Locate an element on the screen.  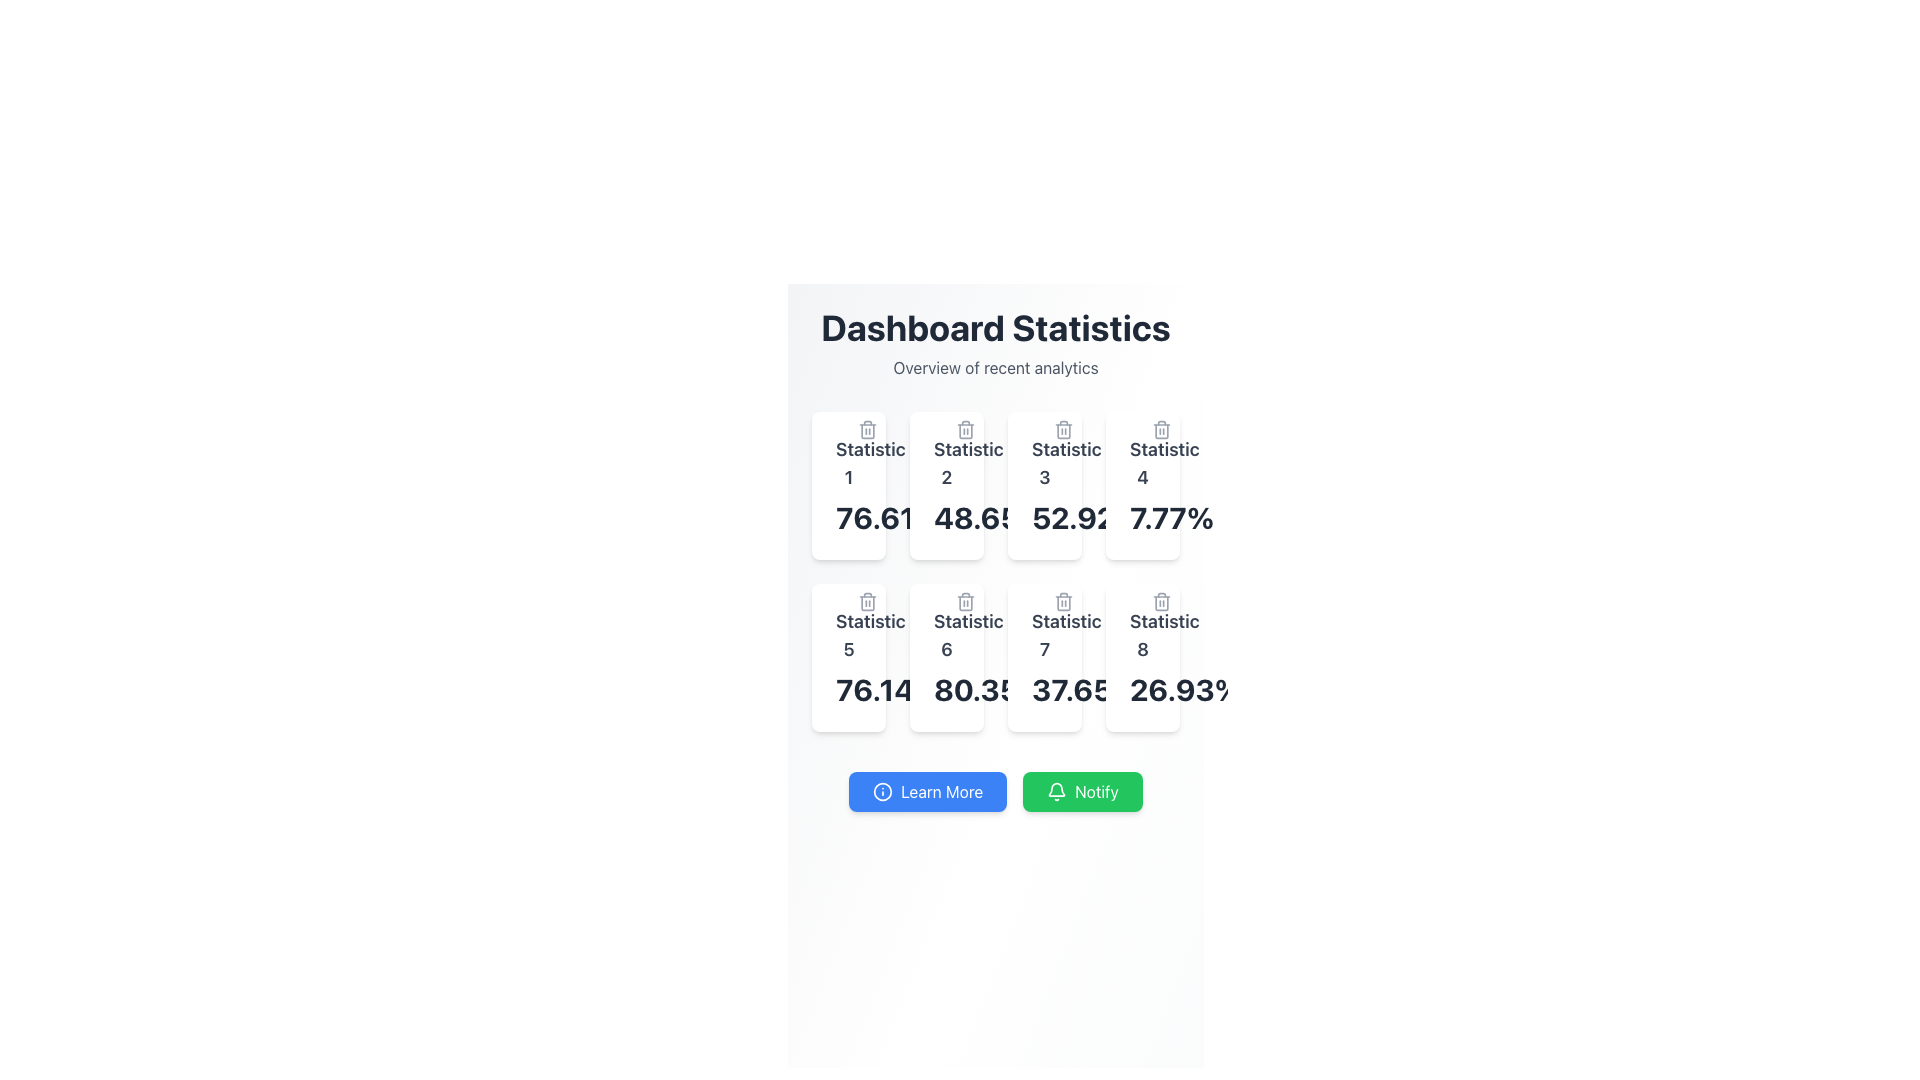
the Trash icon located is located at coordinates (965, 600).